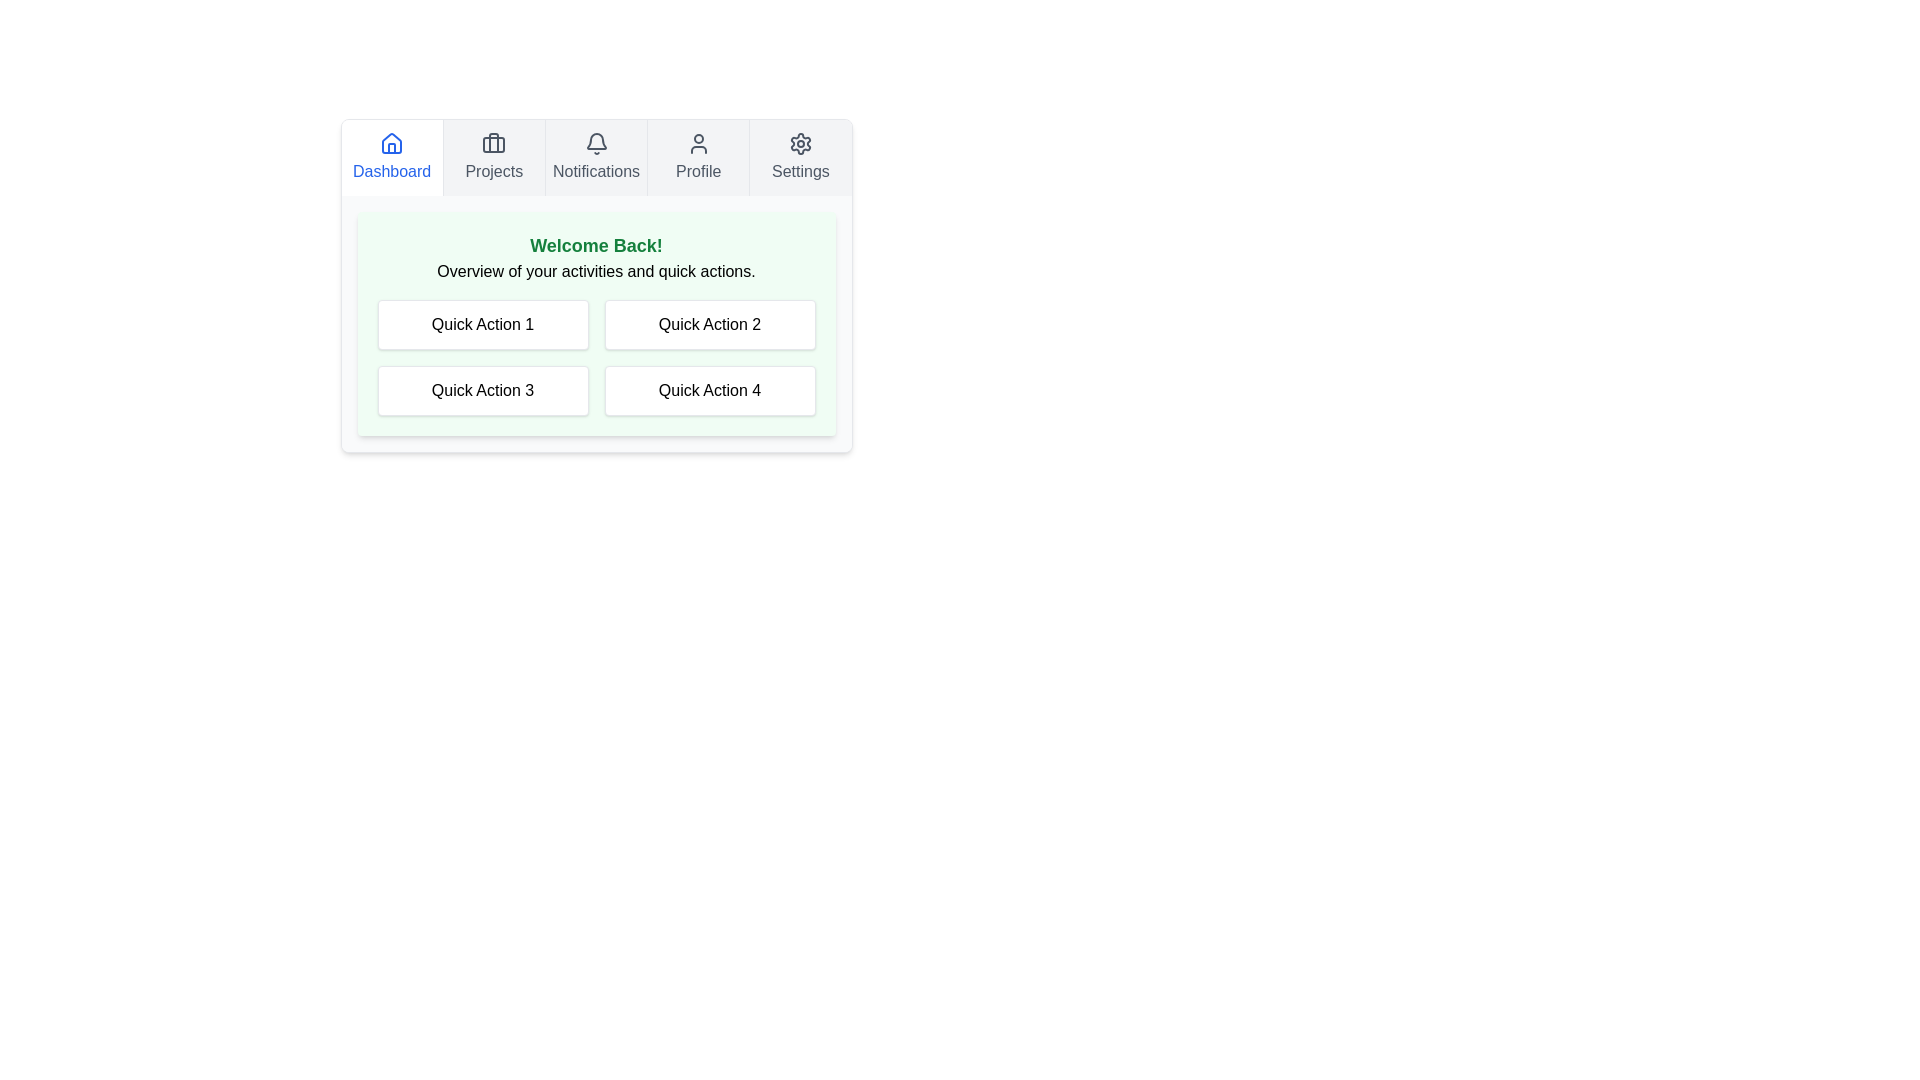 The width and height of the screenshot is (1920, 1080). I want to click on the 'Profile' vector graphic icon located at the top of the interface, which signifies the user account management section, so click(698, 142).